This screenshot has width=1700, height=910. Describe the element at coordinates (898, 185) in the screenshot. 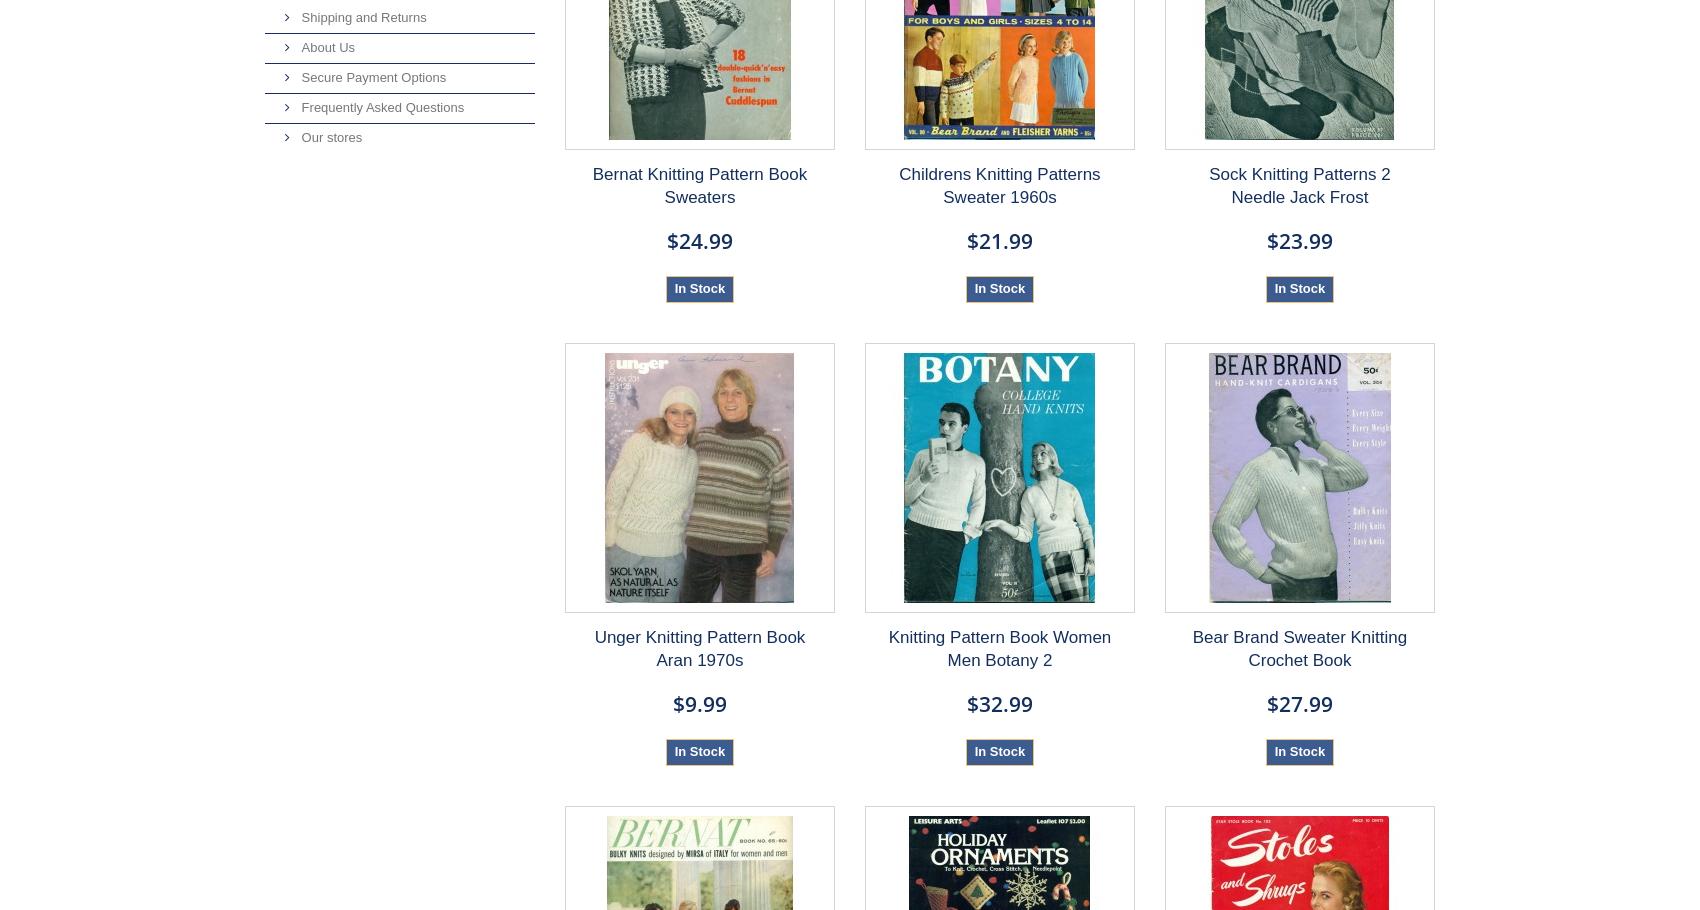

I see `'Childrens Knitting Patterns Sweater 1960s'` at that location.